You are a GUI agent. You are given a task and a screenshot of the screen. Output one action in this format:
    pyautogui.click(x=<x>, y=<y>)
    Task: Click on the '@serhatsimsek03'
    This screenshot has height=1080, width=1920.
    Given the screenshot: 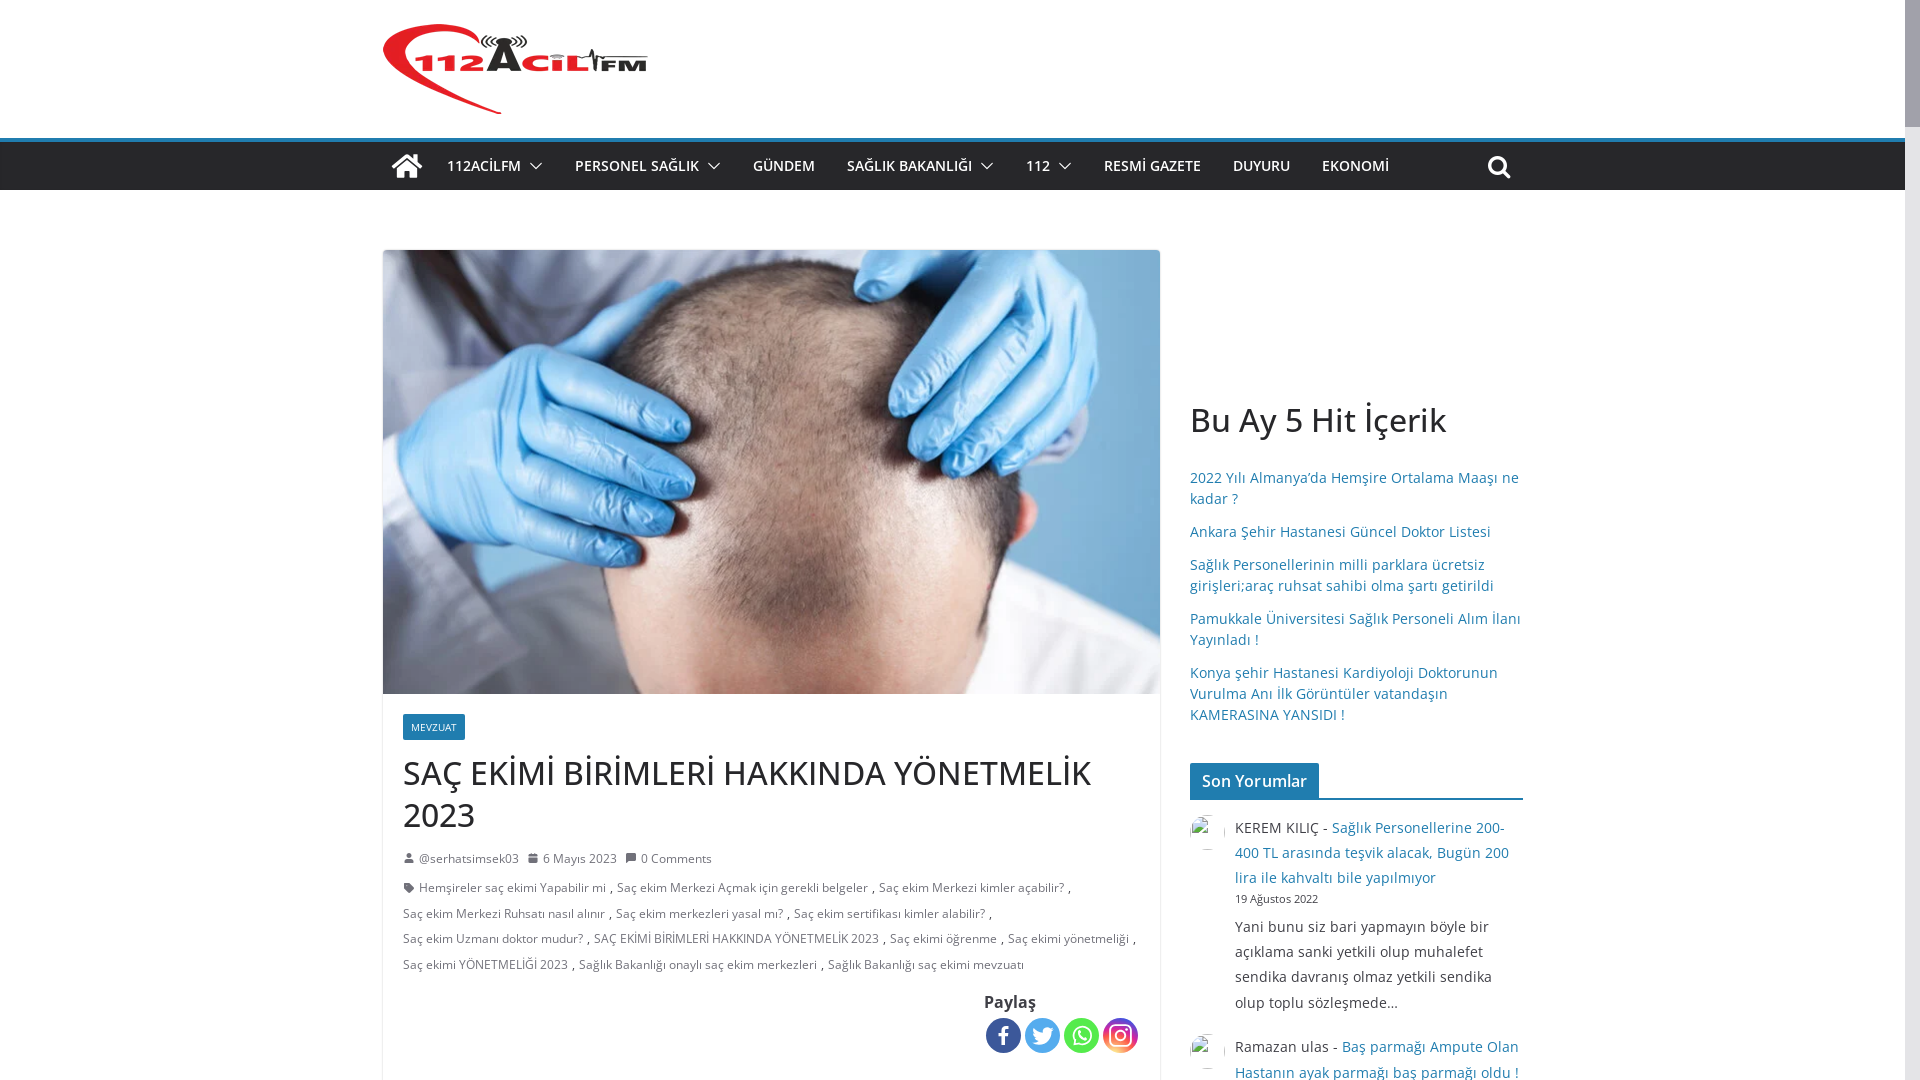 What is the action you would take?
    pyautogui.click(x=466, y=858)
    